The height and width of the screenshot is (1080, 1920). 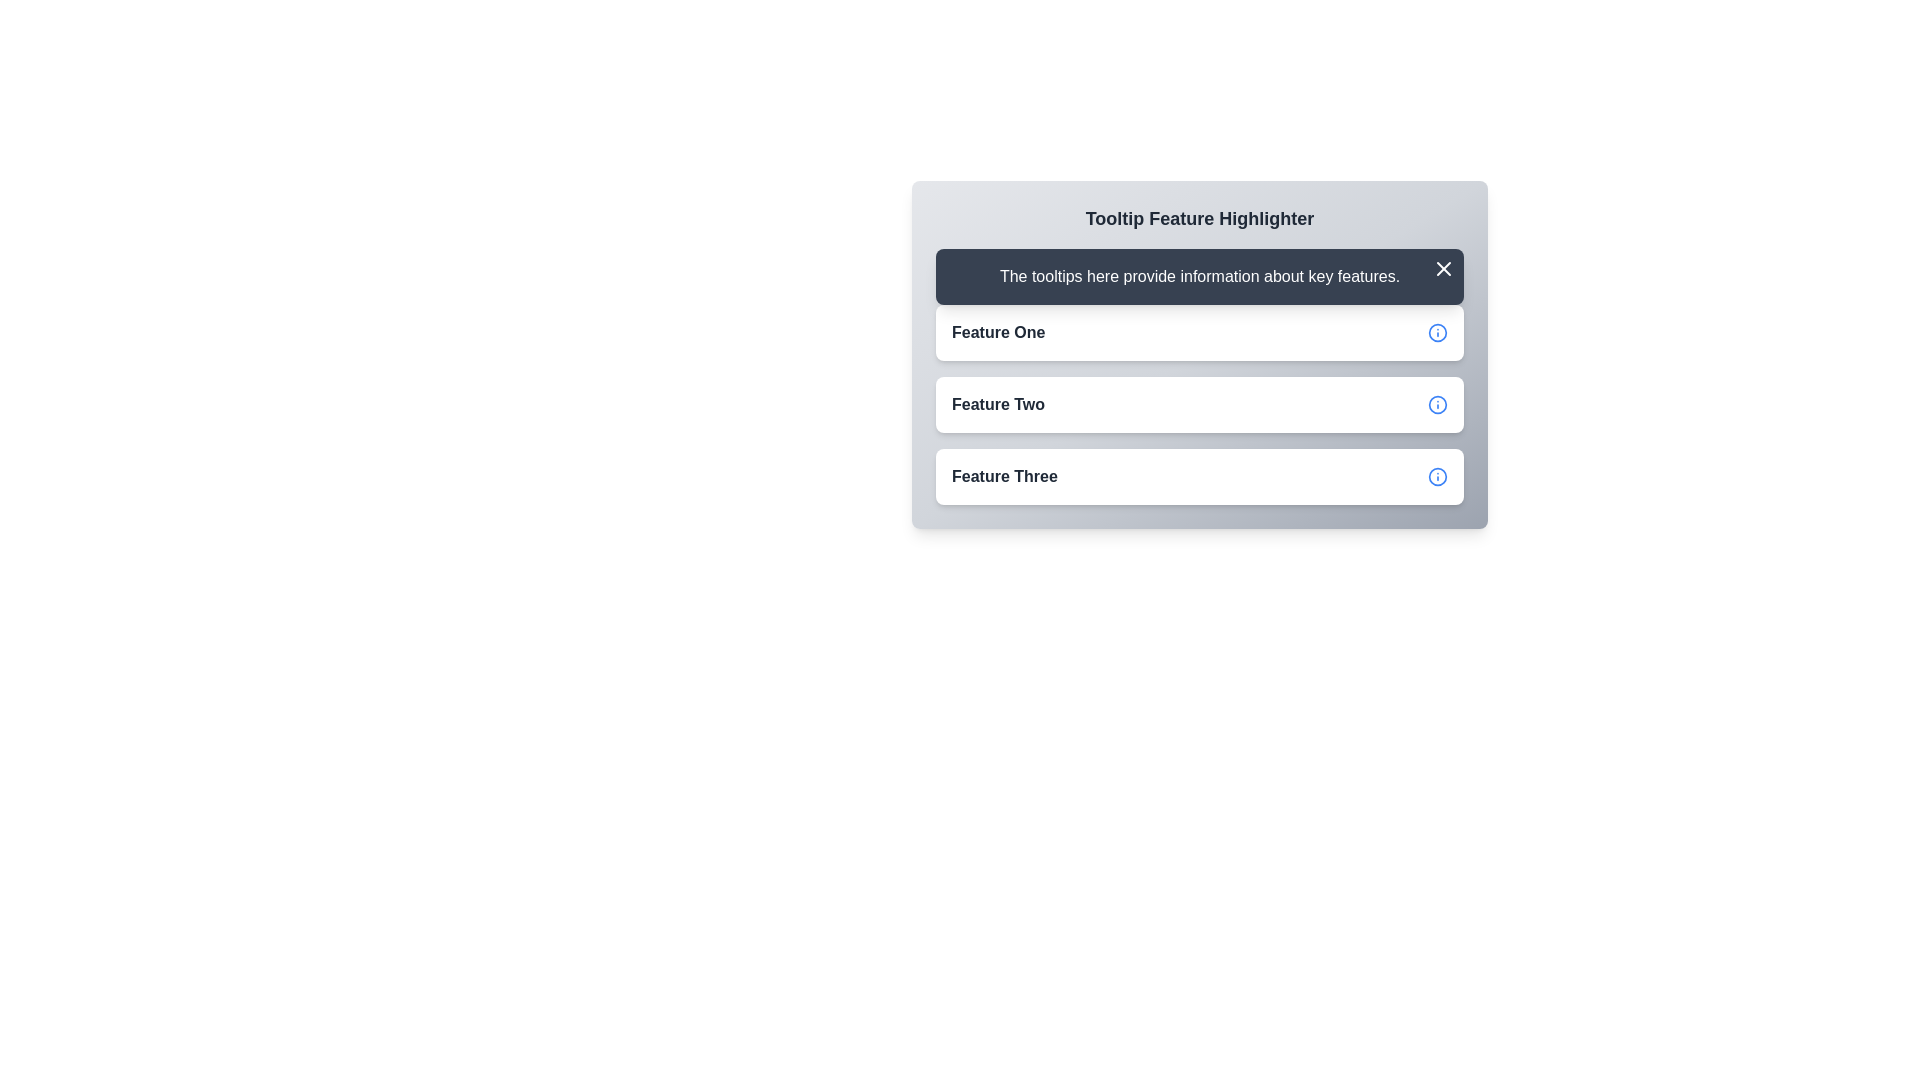 What do you see at coordinates (998, 405) in the screenshot?
I see `the text label 'Feature Two' which is displayed in a bold and dark font within a white, rounded rectangular card, located below 'Feature One' and above 'Feature Three'` at bounding box center [998, 405].